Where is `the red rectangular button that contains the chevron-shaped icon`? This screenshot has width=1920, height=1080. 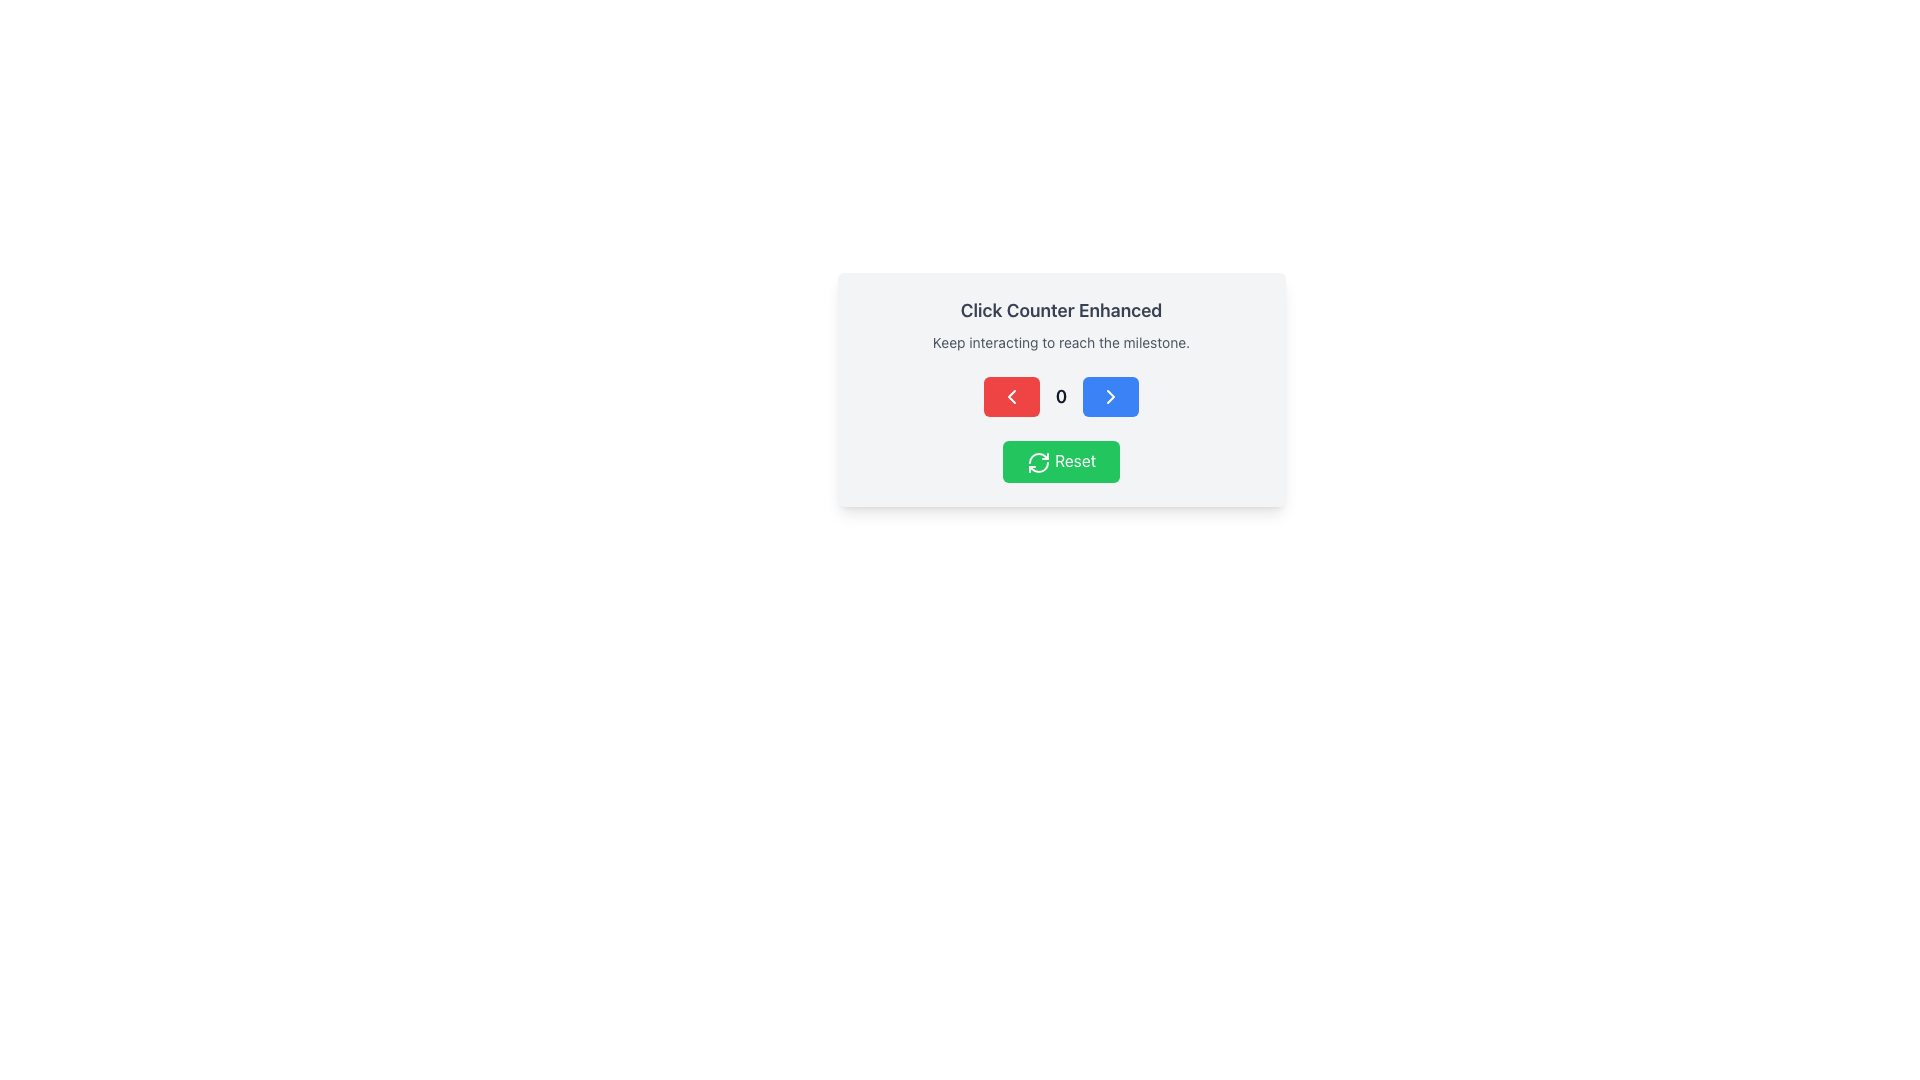 the red rectangular button that contains the chevron-shaped icon is located at coordinates (1011, 397).